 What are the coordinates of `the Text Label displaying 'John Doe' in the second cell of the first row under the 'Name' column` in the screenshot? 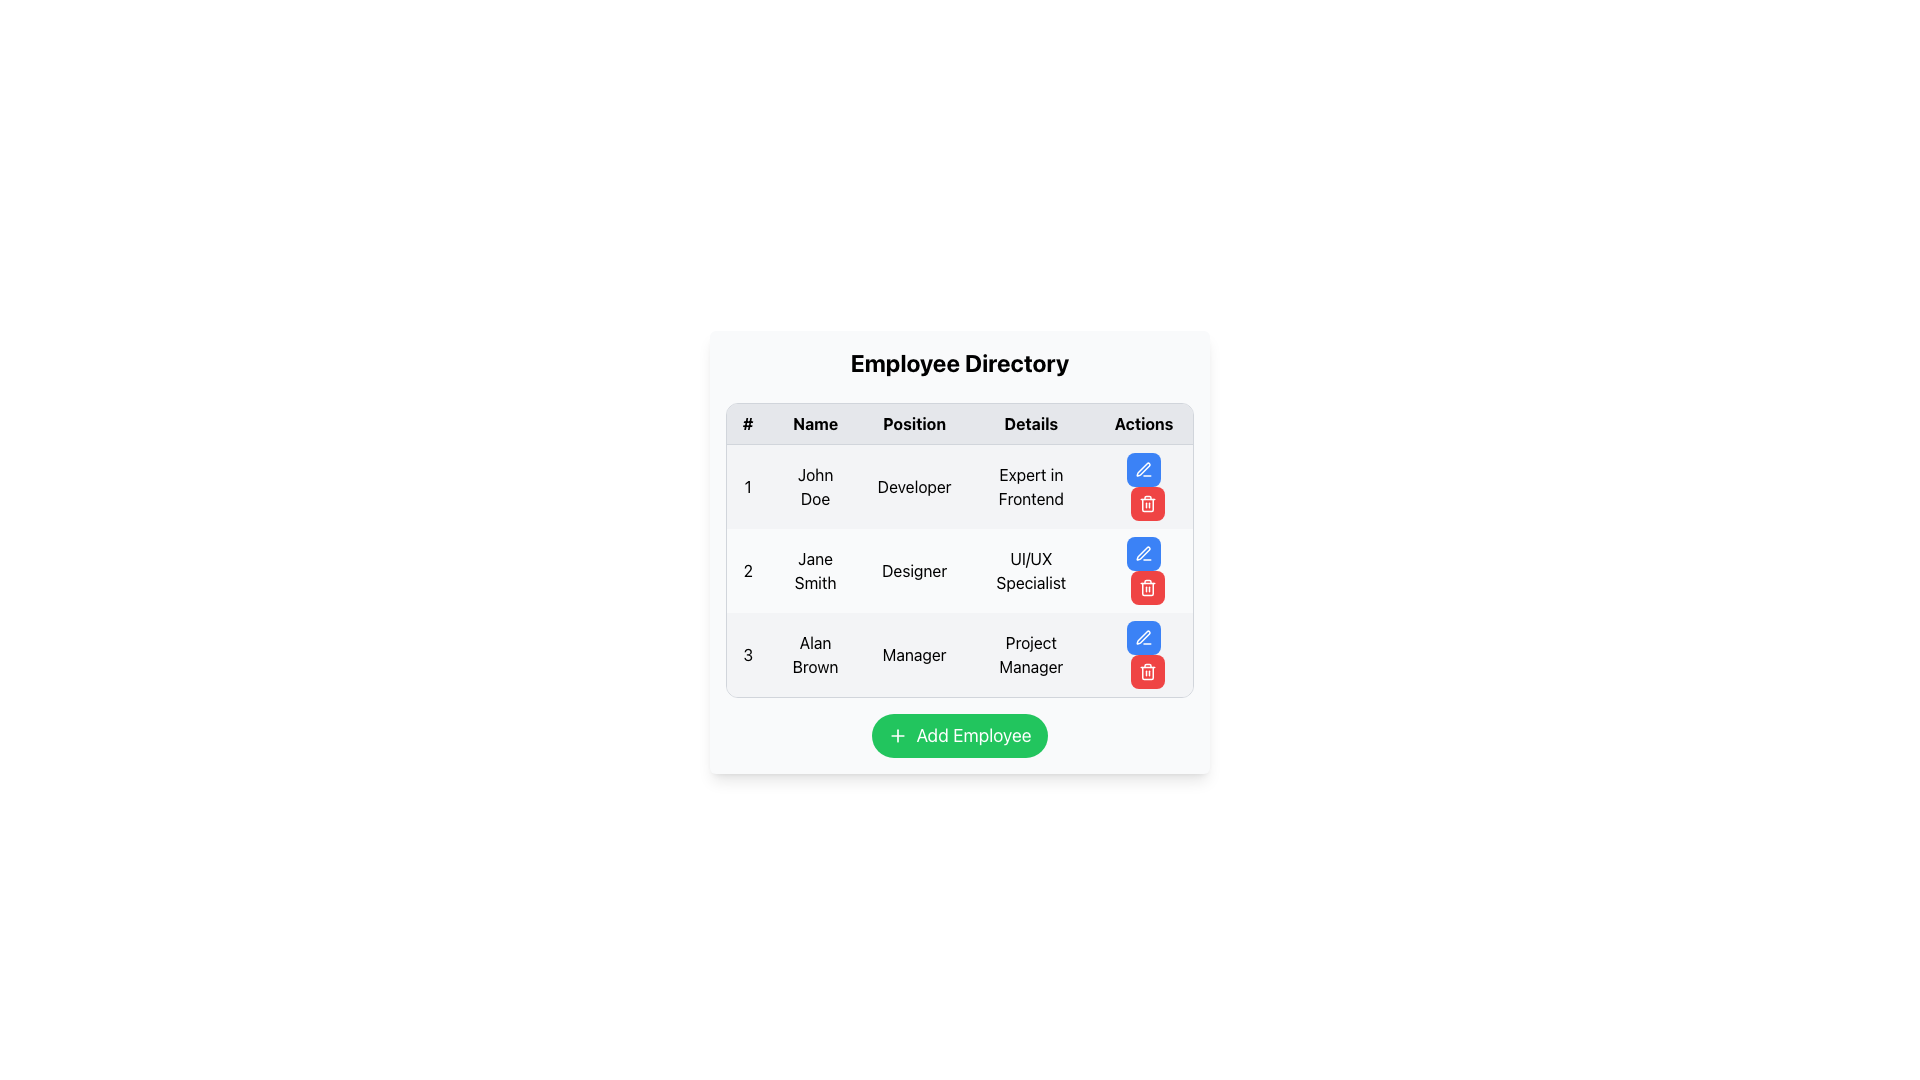 It's located at (815, 486).